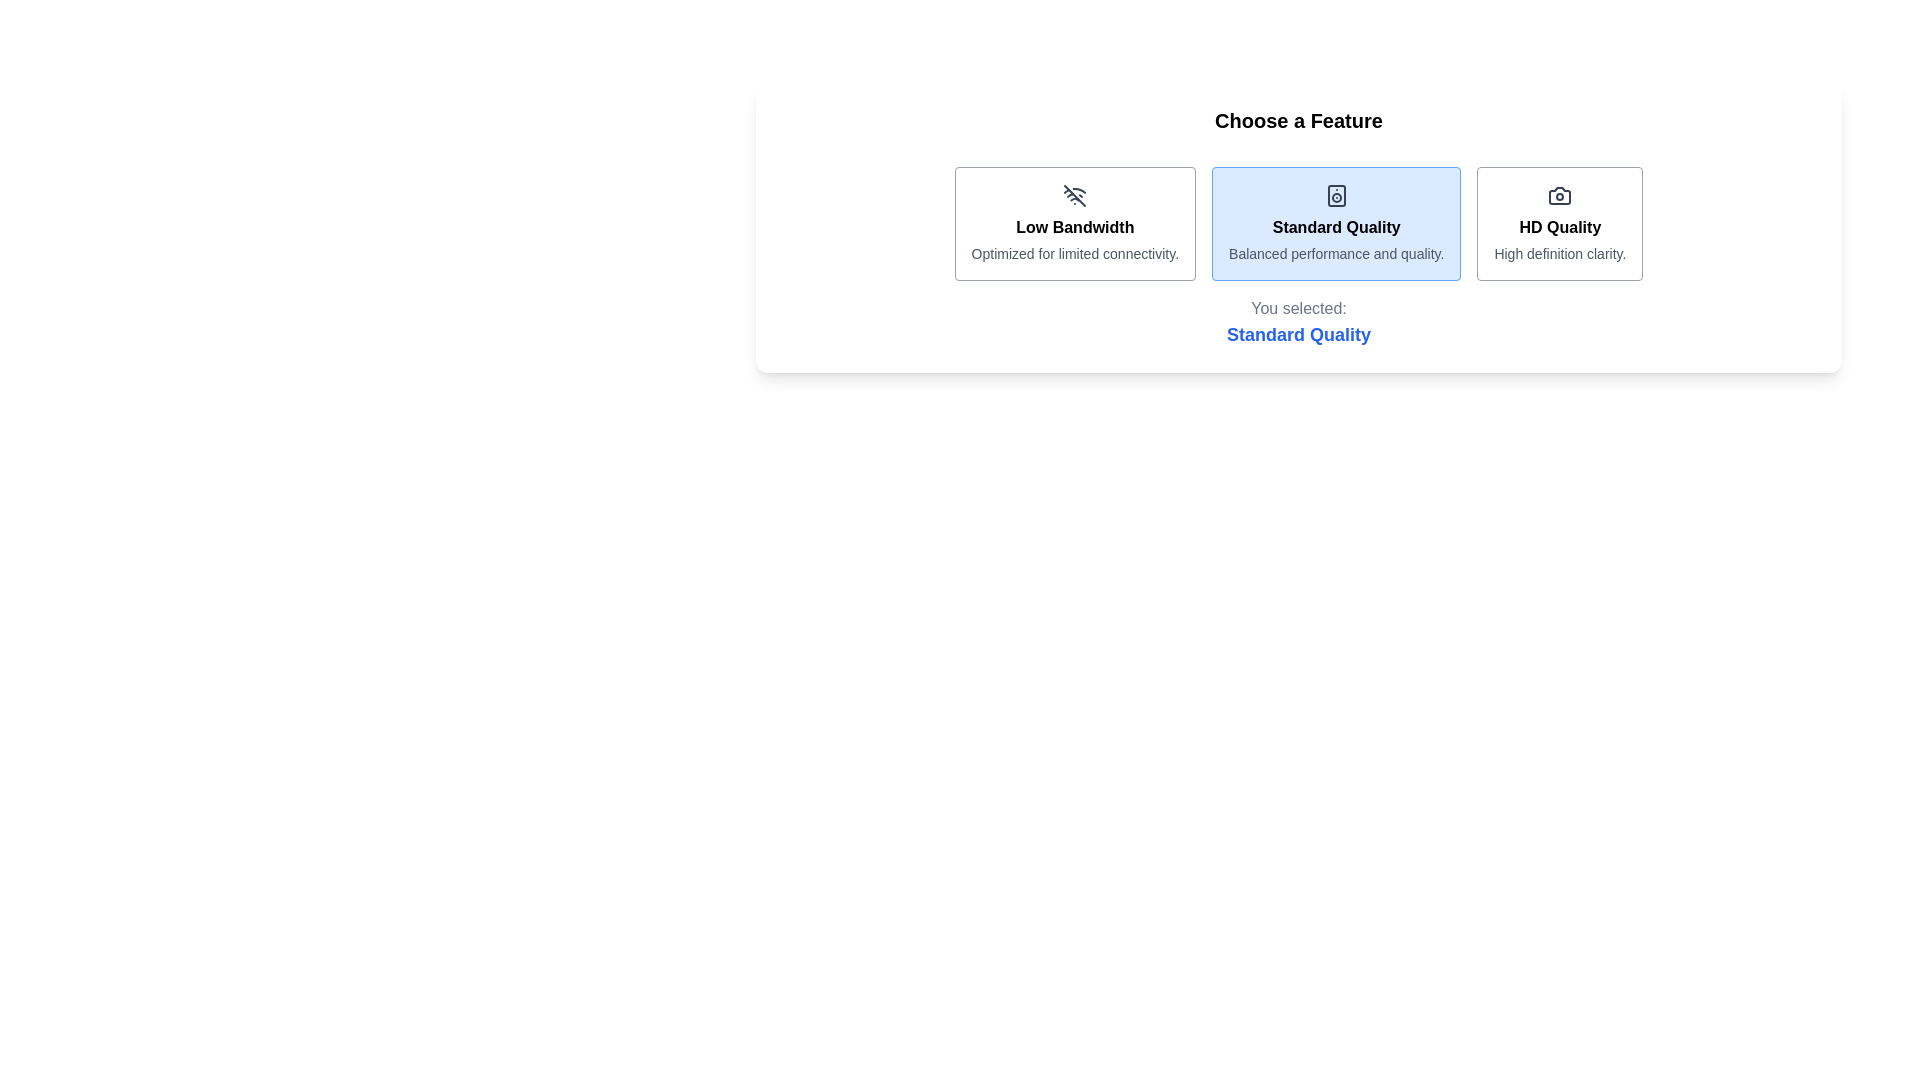 This screenshot has width=1920, height=1080. What do you see at coordinates (1299, 322) in the screenshot?
I see `the Static Text Area that displays the status of the user's selection, located centrally below the three feature options: 'Low Bandwidth,' 'Standard Quality,' and 'HD Quality.'` at bounding box center [1299, 322].